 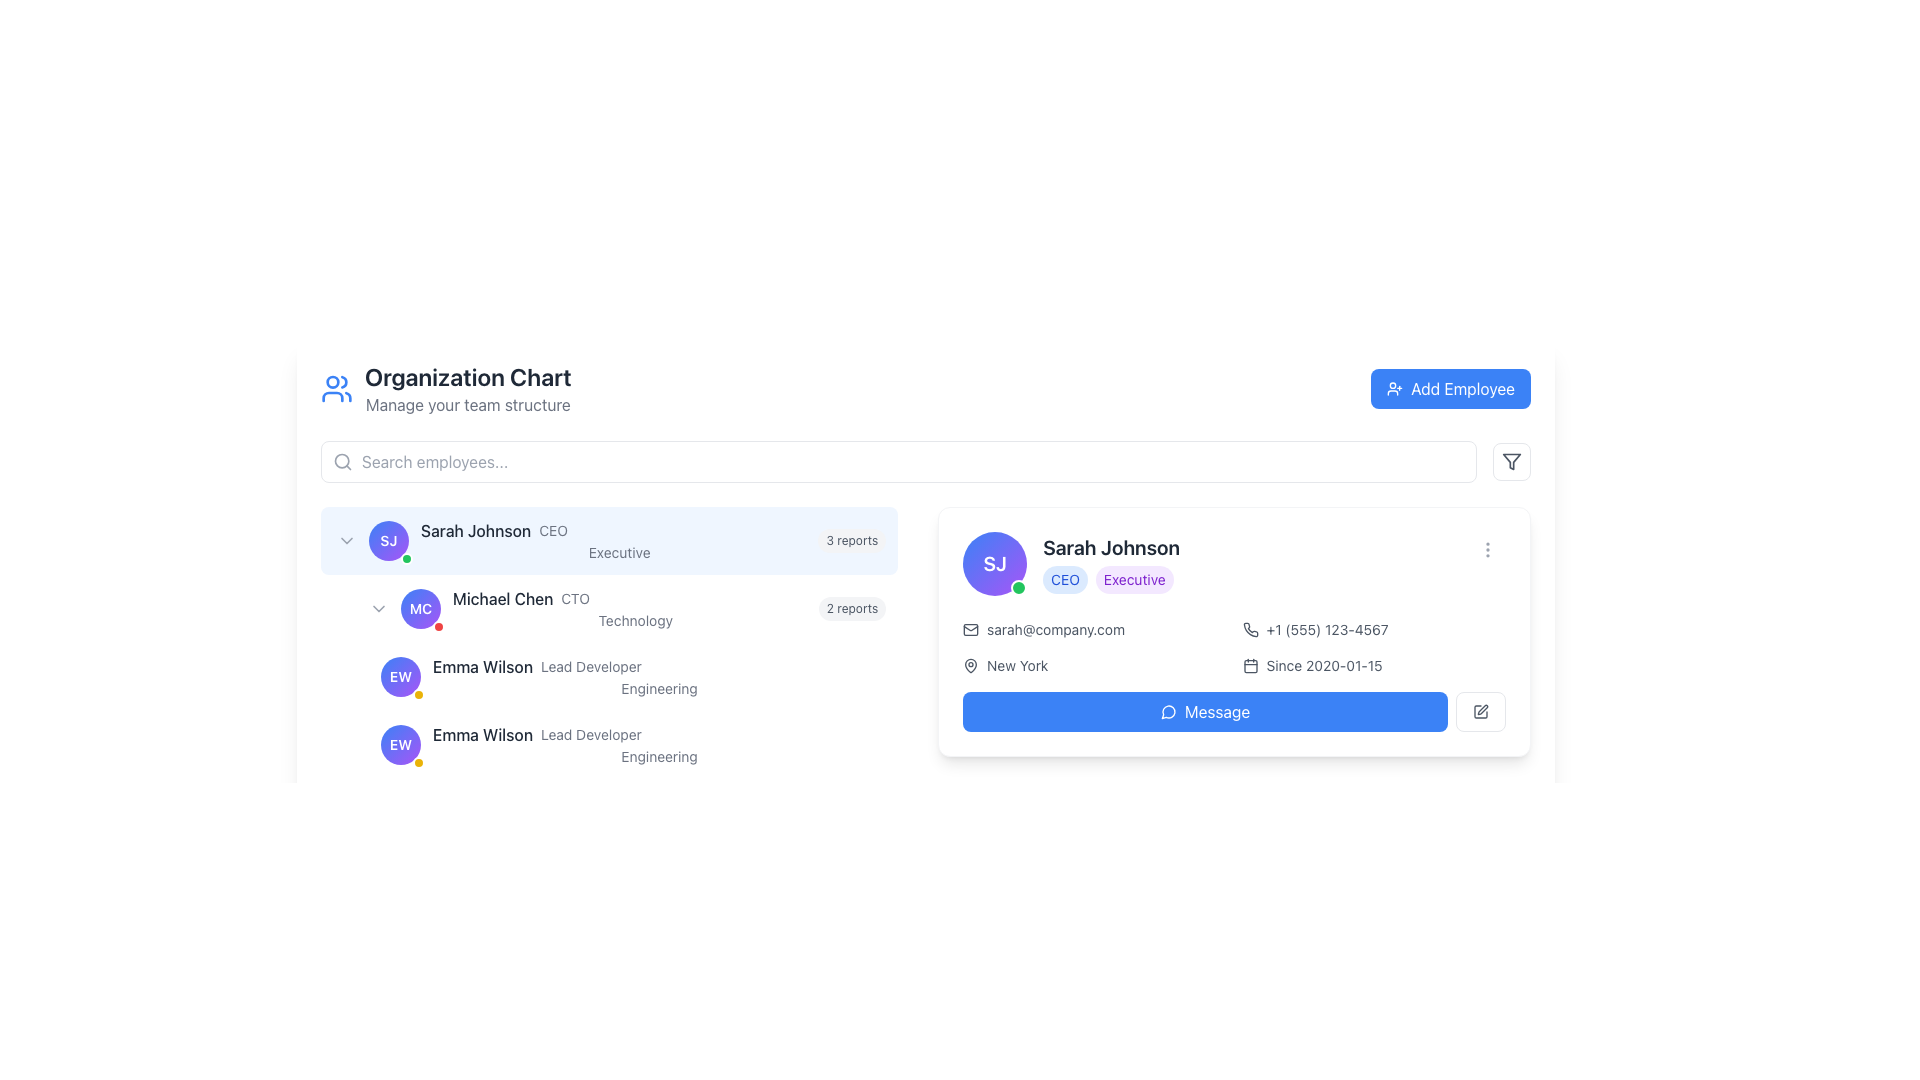 What do you see at coordinates (388, 540) in the screenshot?
I see `the circular avatar containing the initials 'SJ' with a gradient background and a green status indicator, located next` at bounding box center [388, 540].